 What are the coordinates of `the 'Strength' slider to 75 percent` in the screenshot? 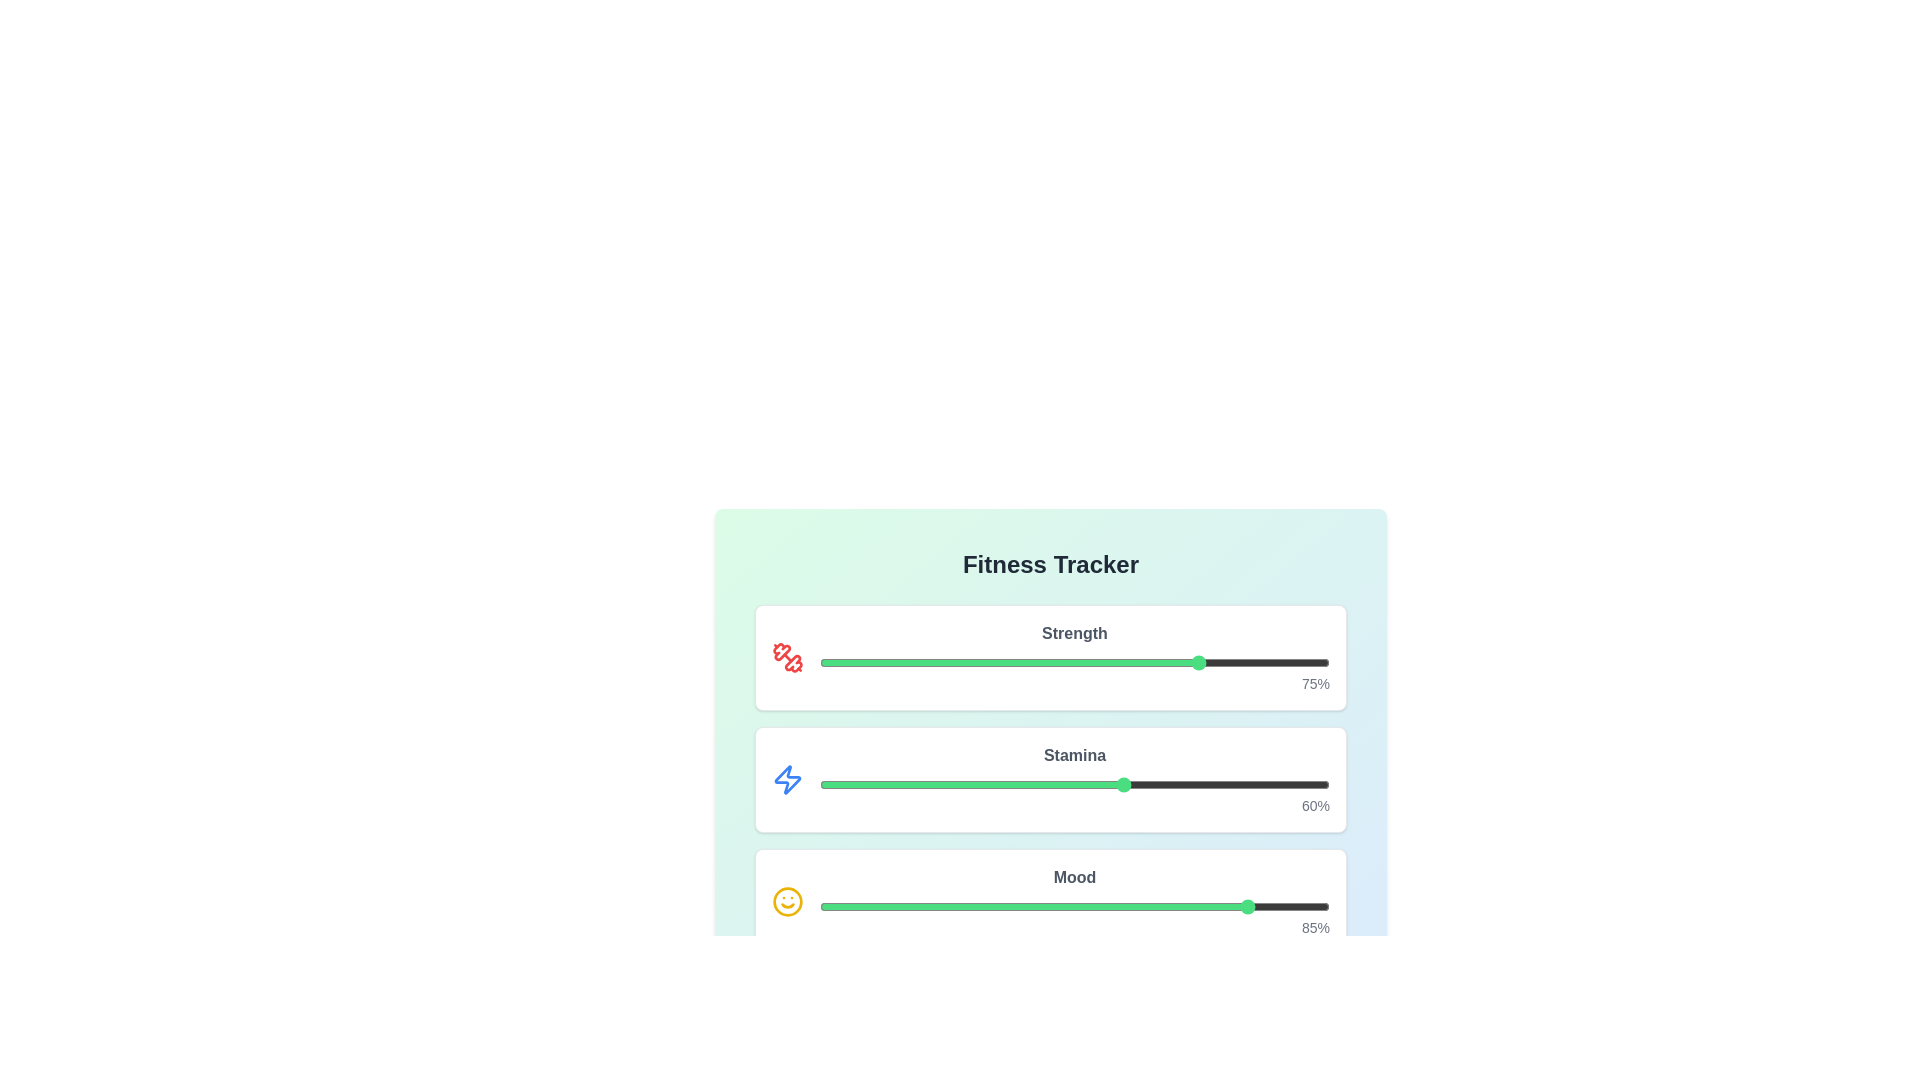 It's located at (1201, 663).